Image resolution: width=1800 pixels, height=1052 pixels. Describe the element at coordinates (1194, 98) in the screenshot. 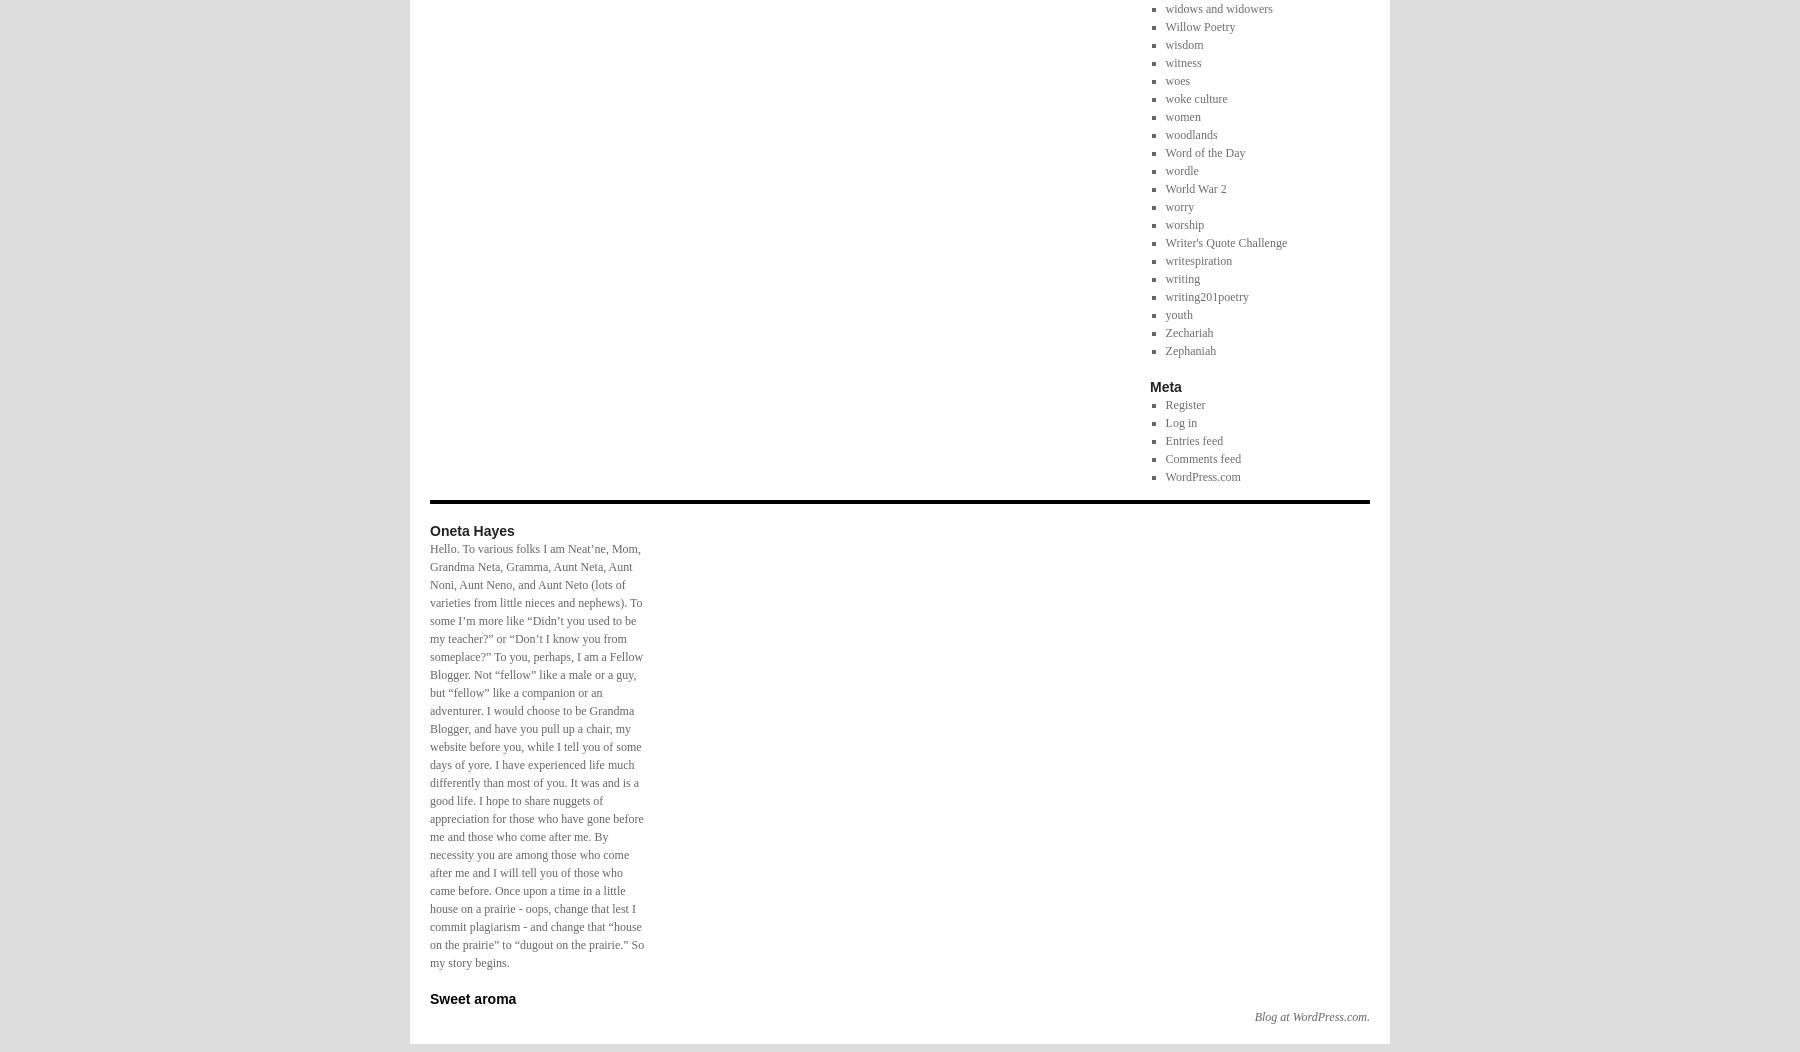

I see `'woke culture'` at that location.